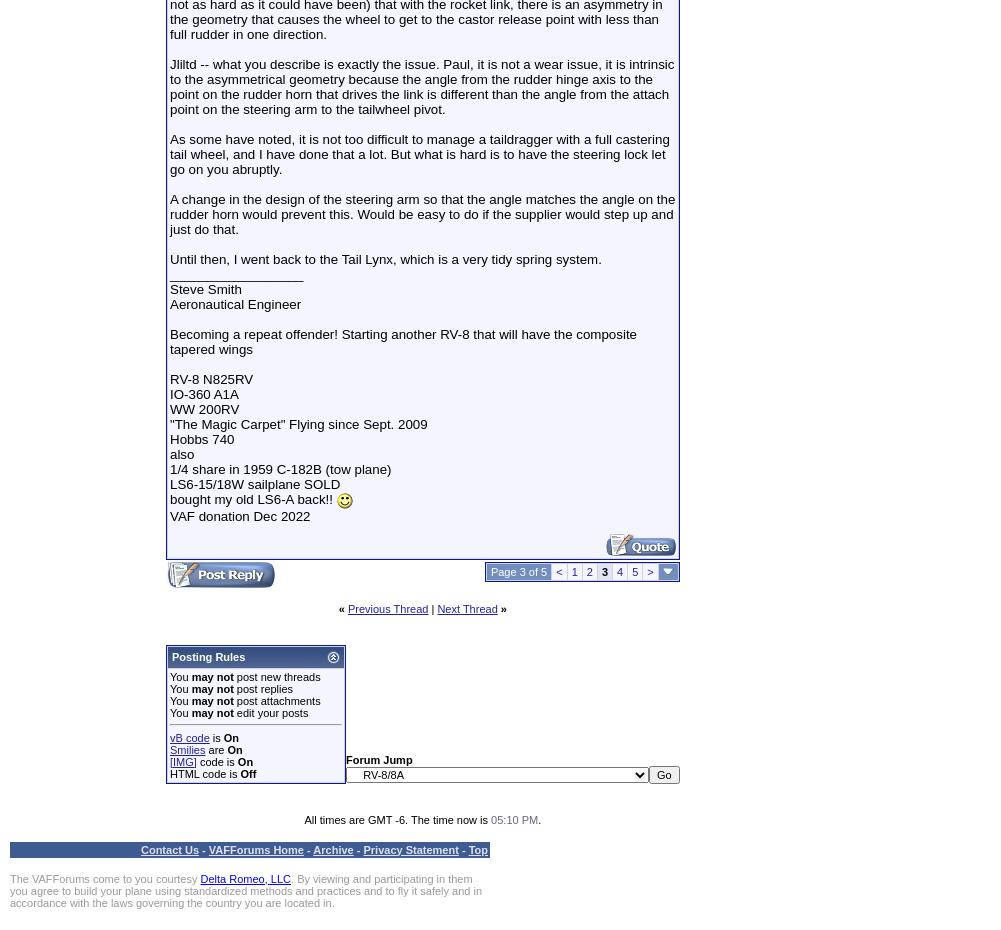 The width and height of the screenshot is (1001, 930). Describe the element at coordinates (195, 761) in the screenshot. I see `'code is'` at that location.